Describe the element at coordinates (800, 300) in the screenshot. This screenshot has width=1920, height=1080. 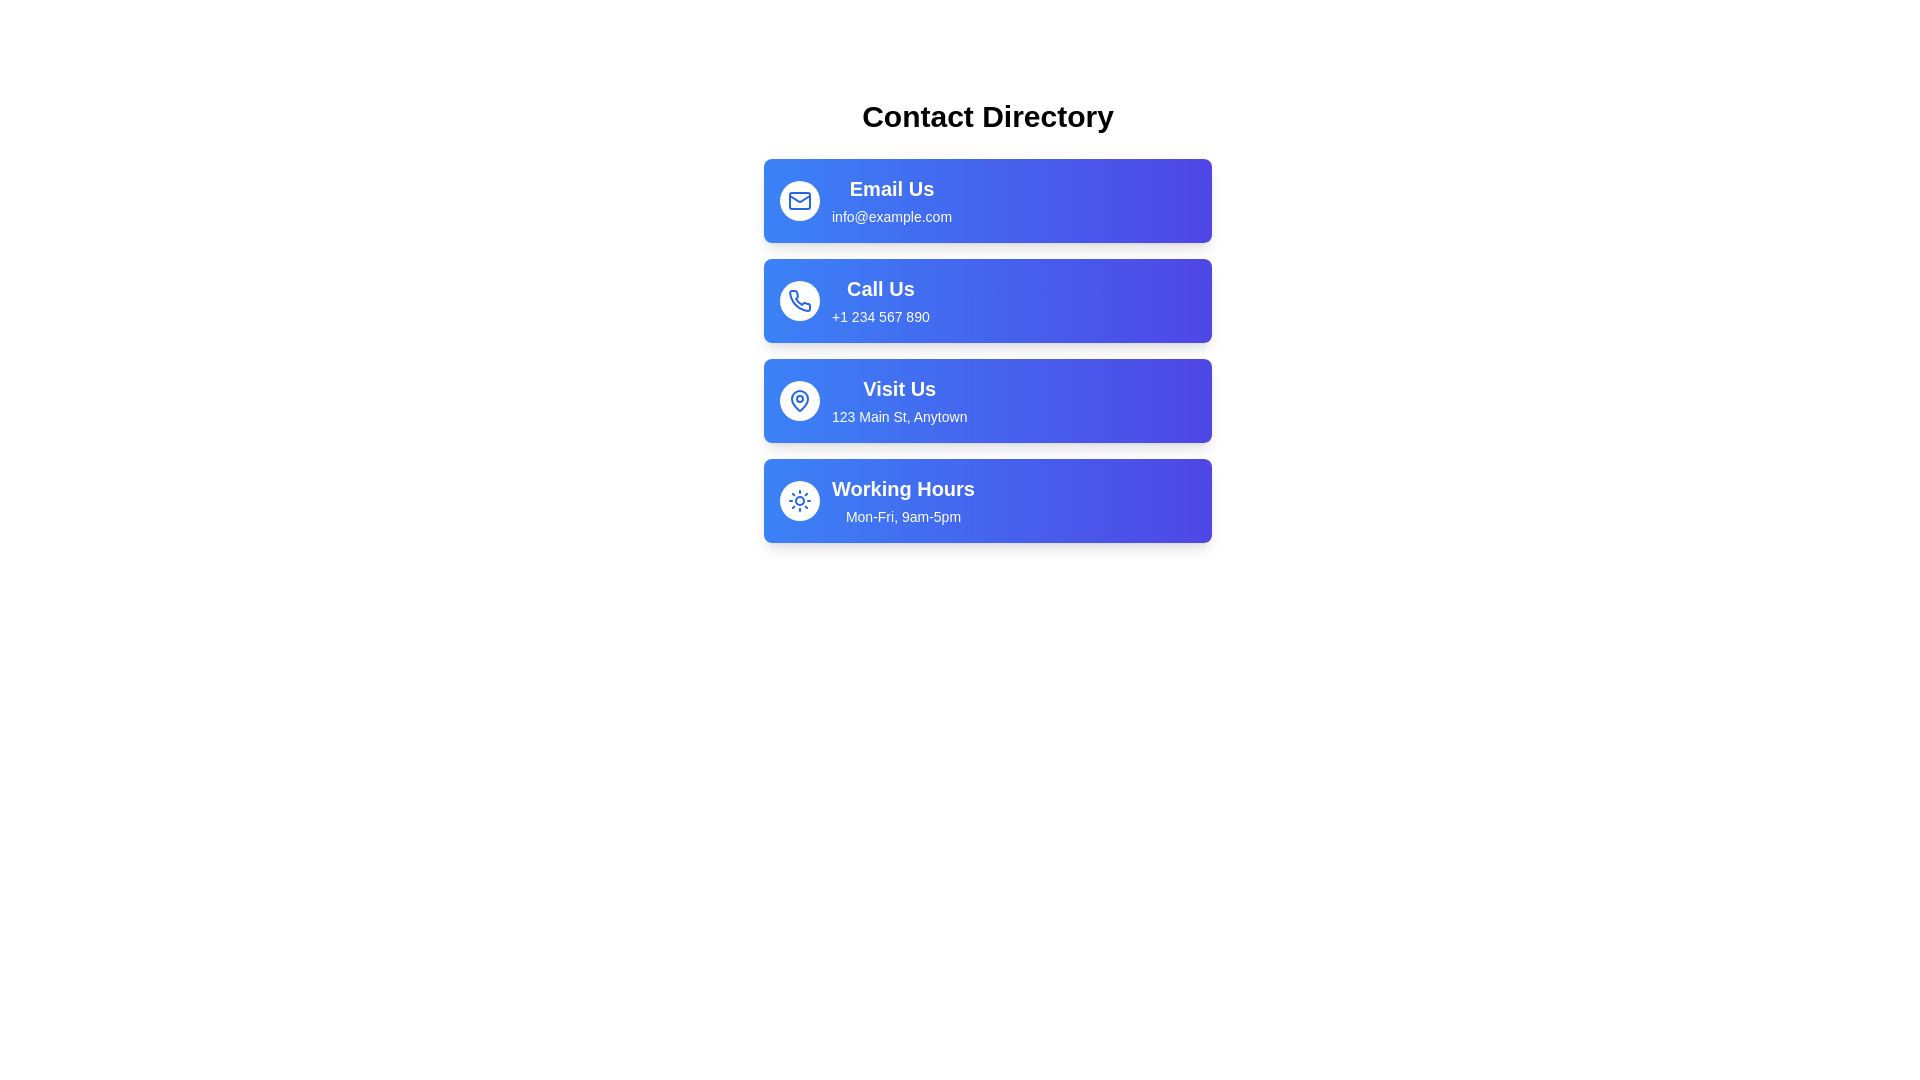
I see `the 'Call Us' icon in the contact directory` at that location.